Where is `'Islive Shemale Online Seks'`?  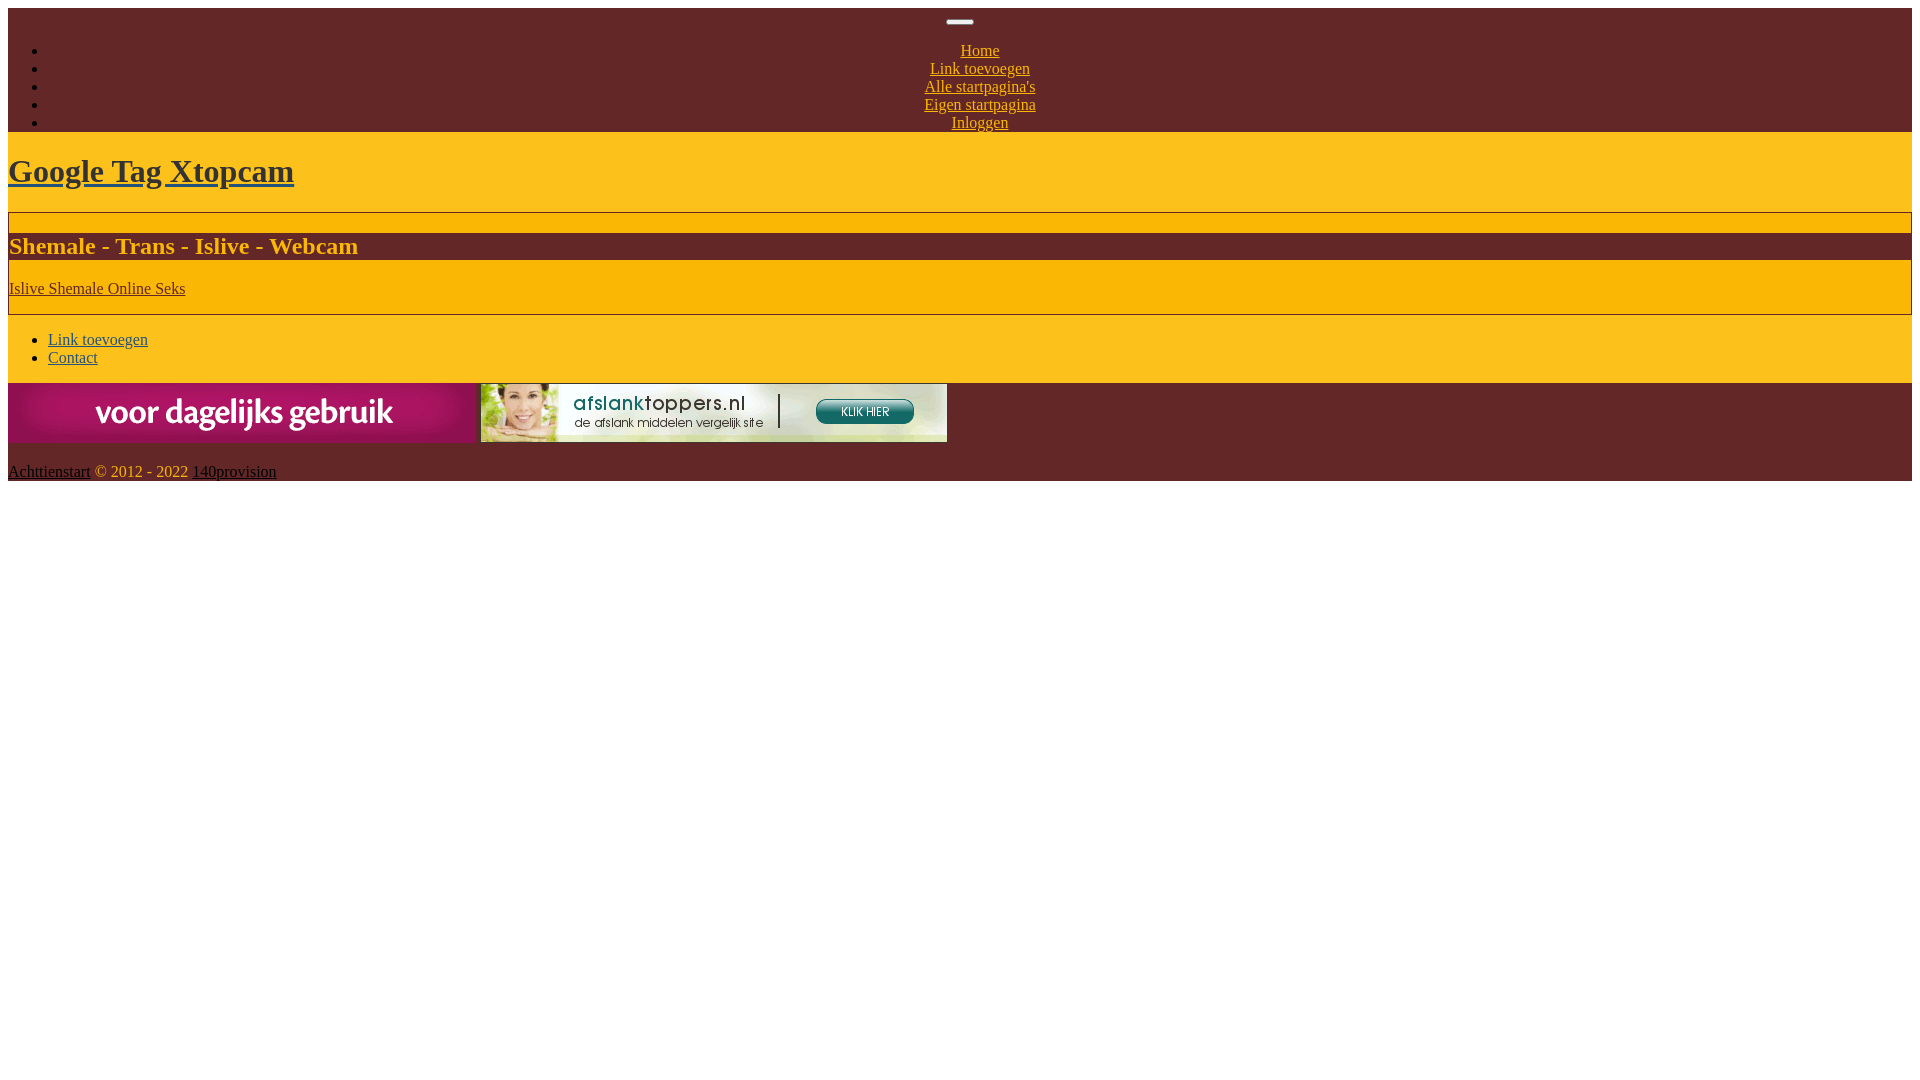 'Islive Shemale Online Seks' is located at coordinates (9, 288).